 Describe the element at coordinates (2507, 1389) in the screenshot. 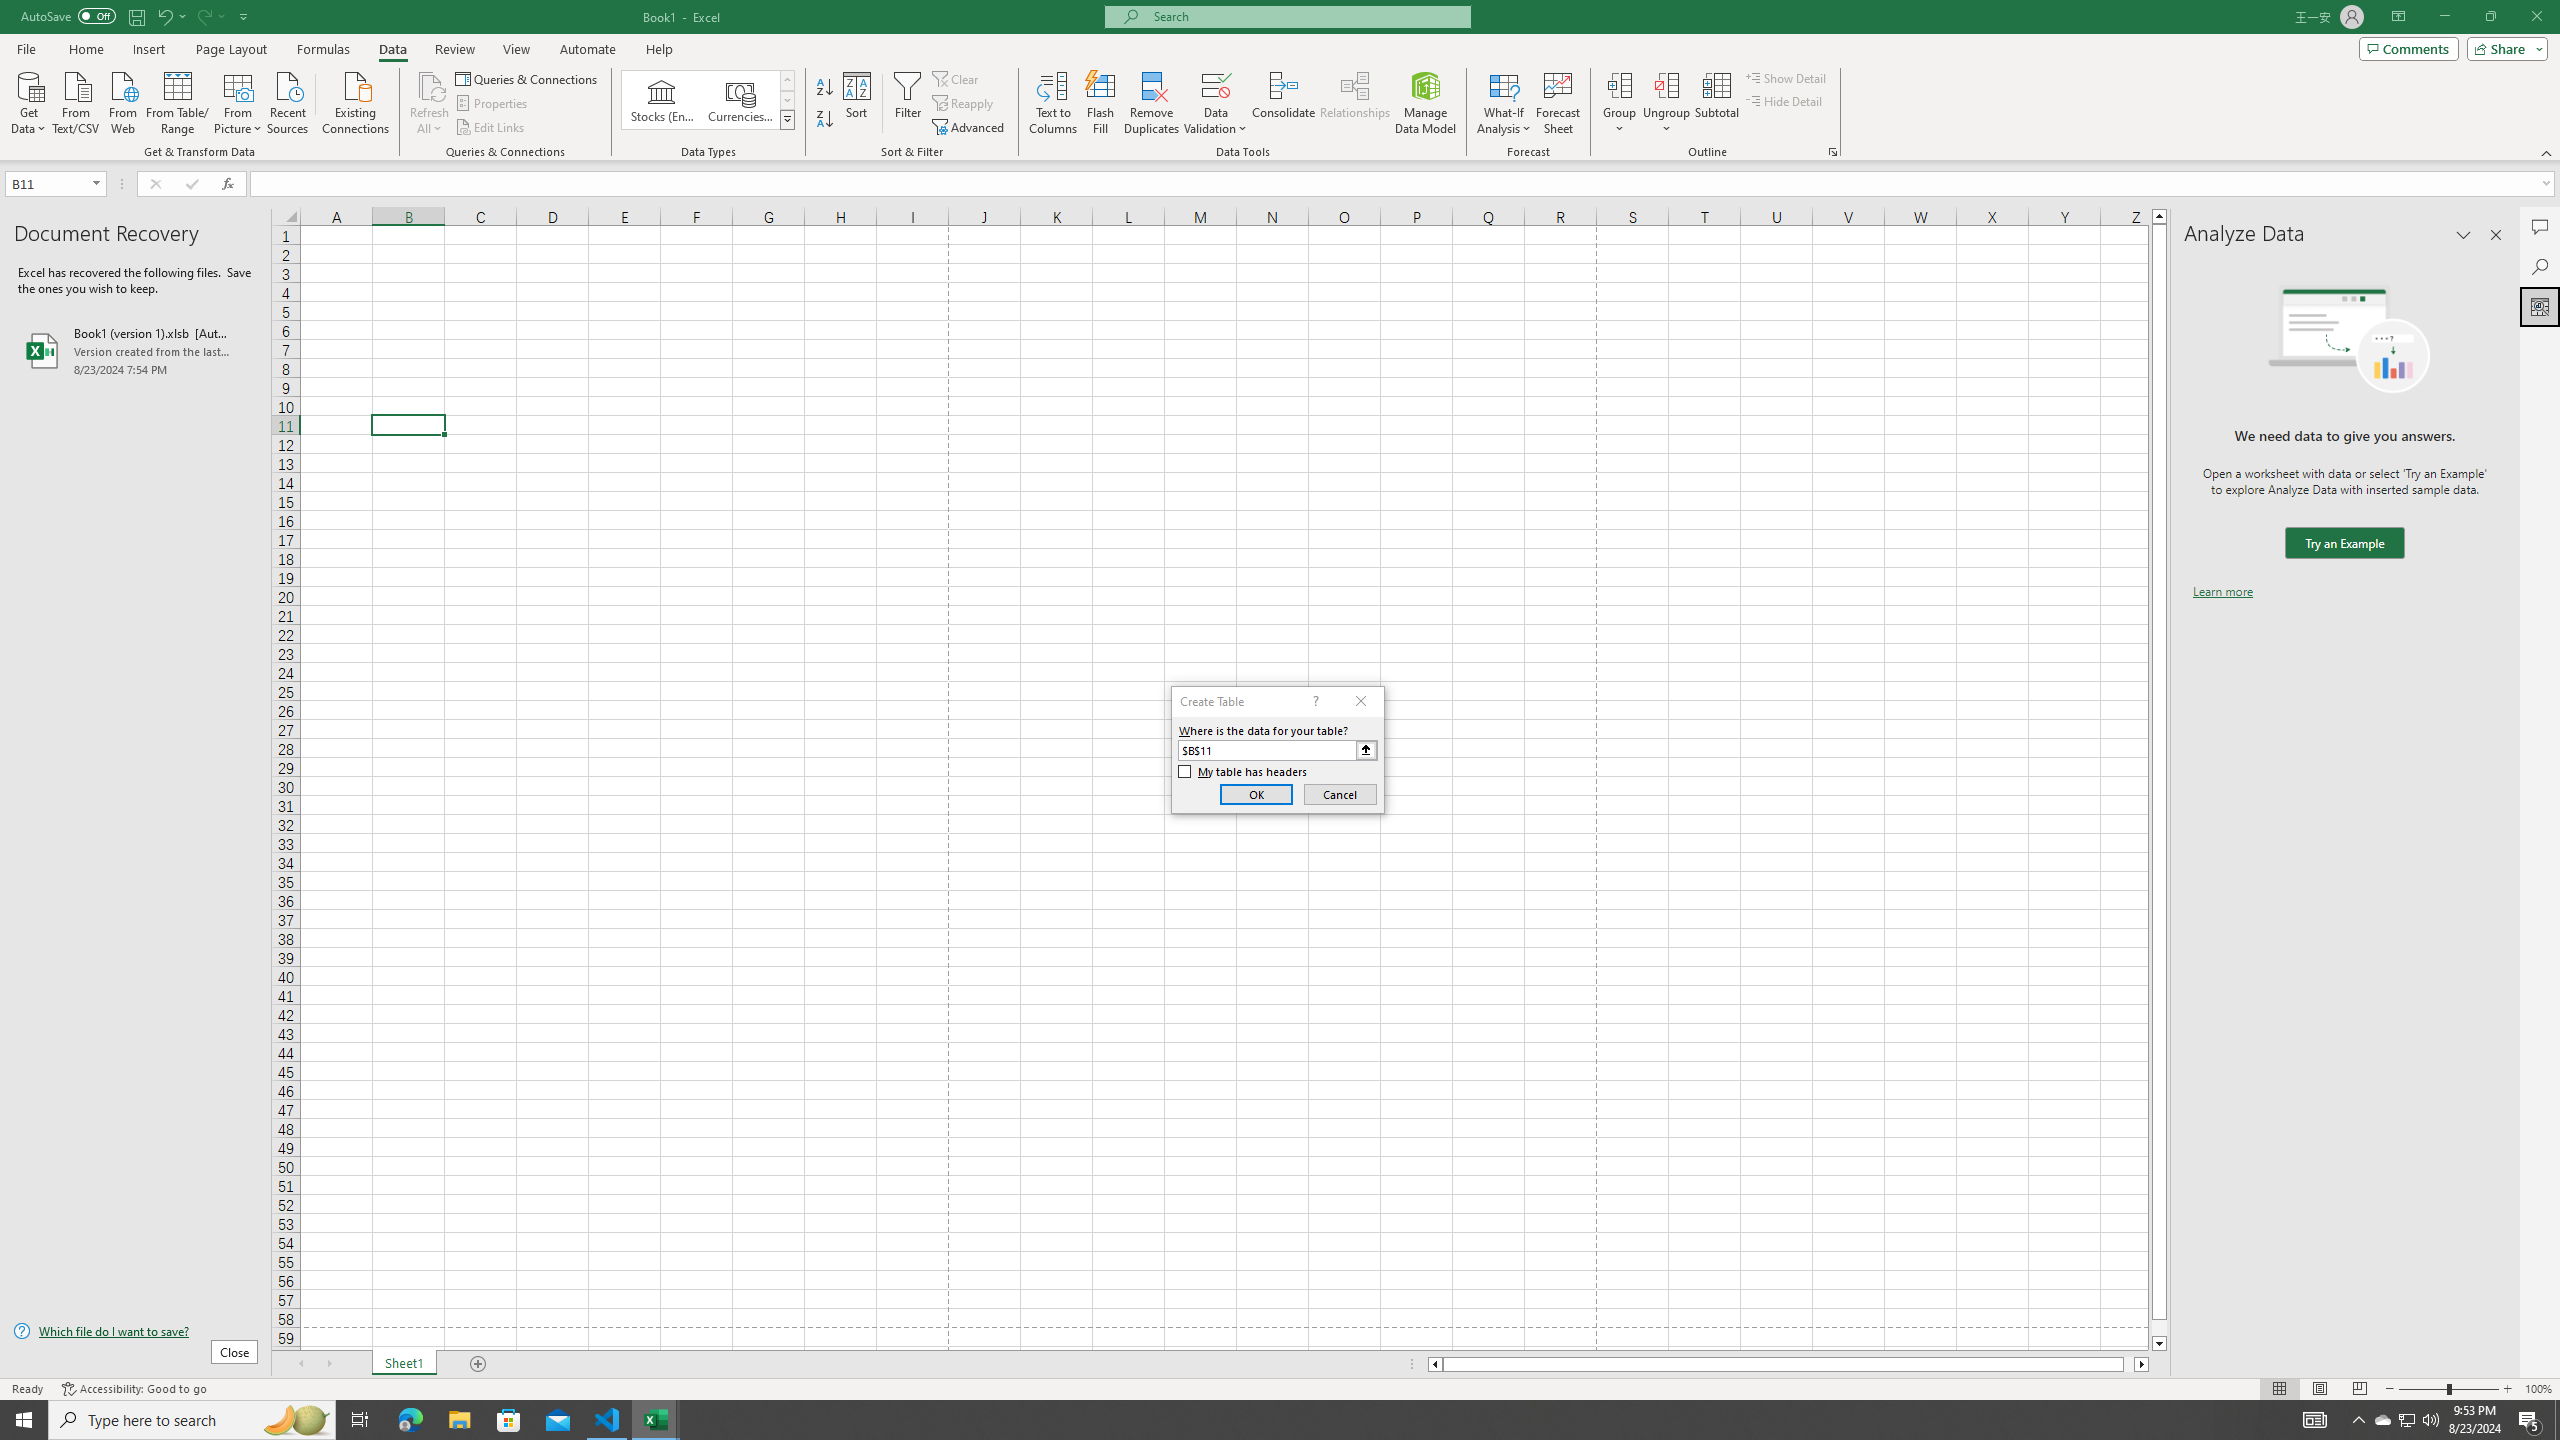

I see `'Zoom In'` at that location.